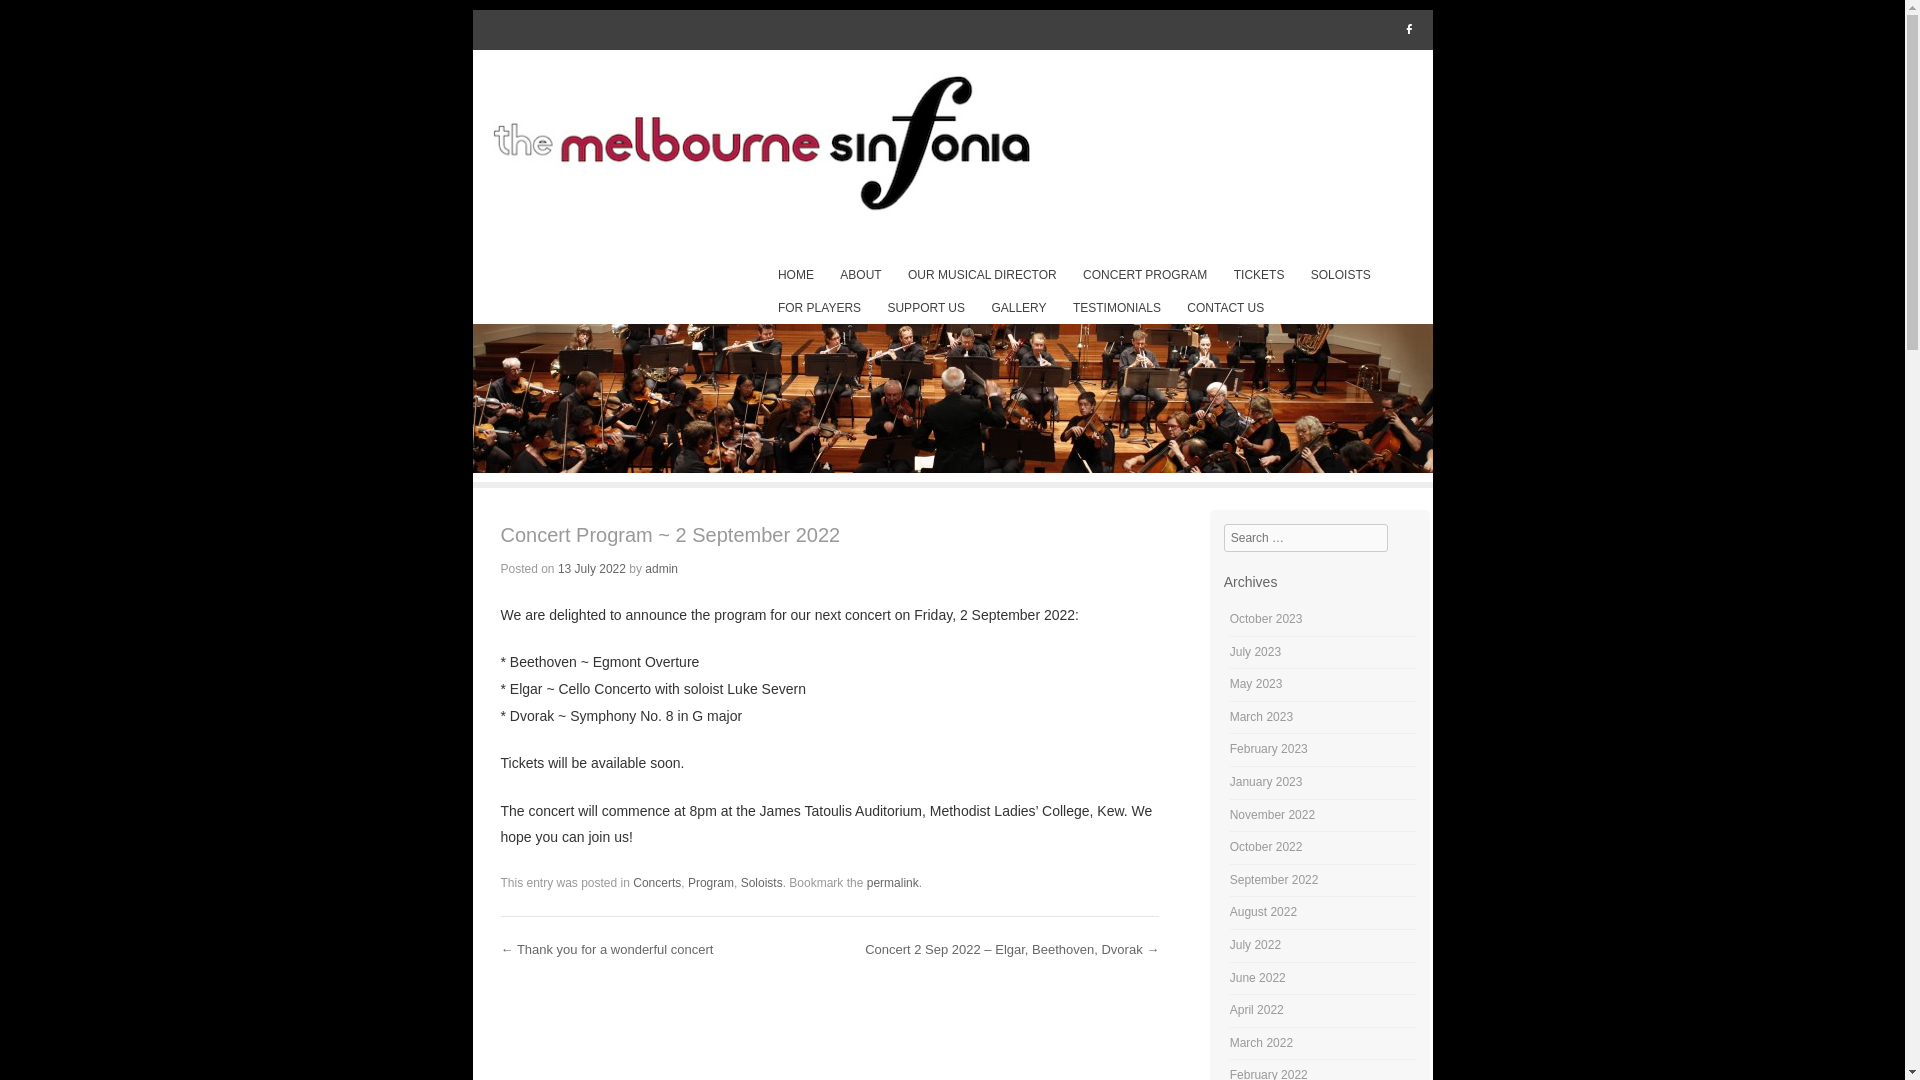  Describe the element at coordinates (1260, 716) in the screenshot. I see `'March 2023'` at that location.